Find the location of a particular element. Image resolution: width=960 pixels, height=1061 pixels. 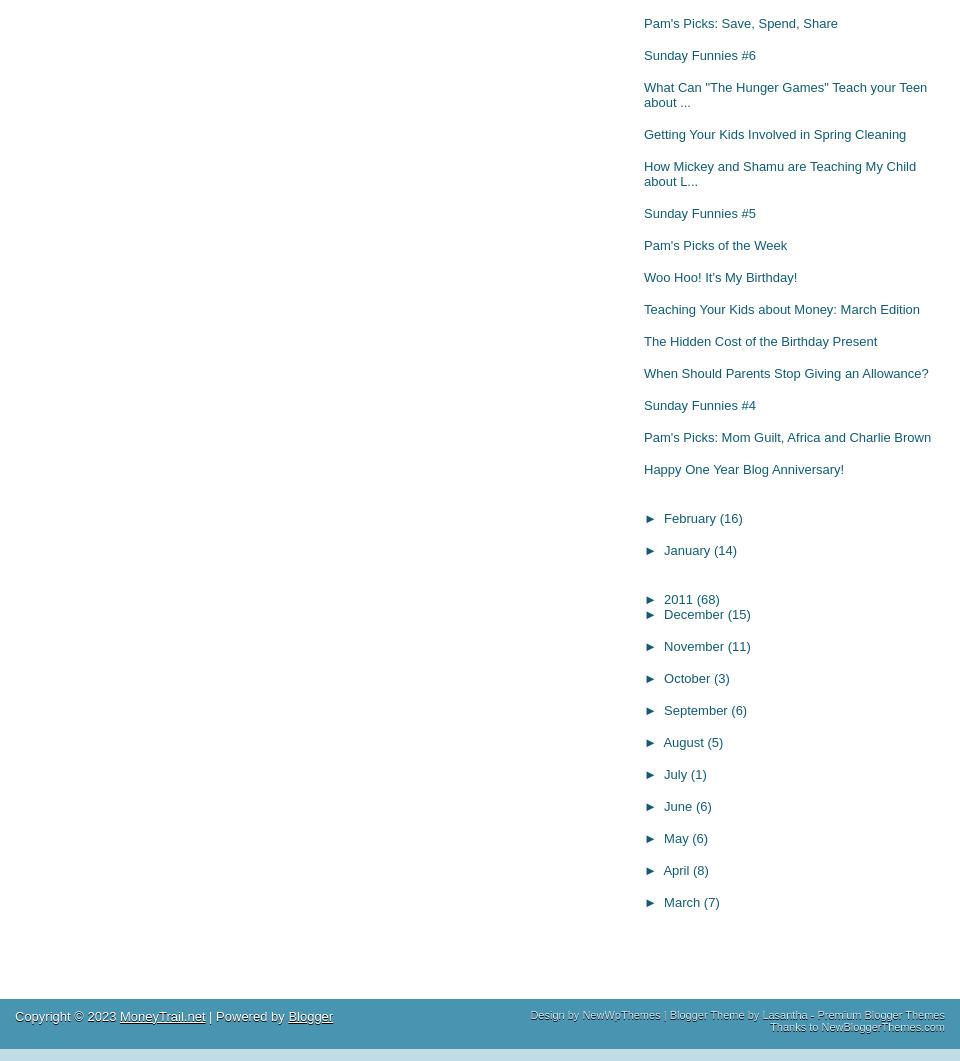

'2023' is located at coordinates (103, 1014).